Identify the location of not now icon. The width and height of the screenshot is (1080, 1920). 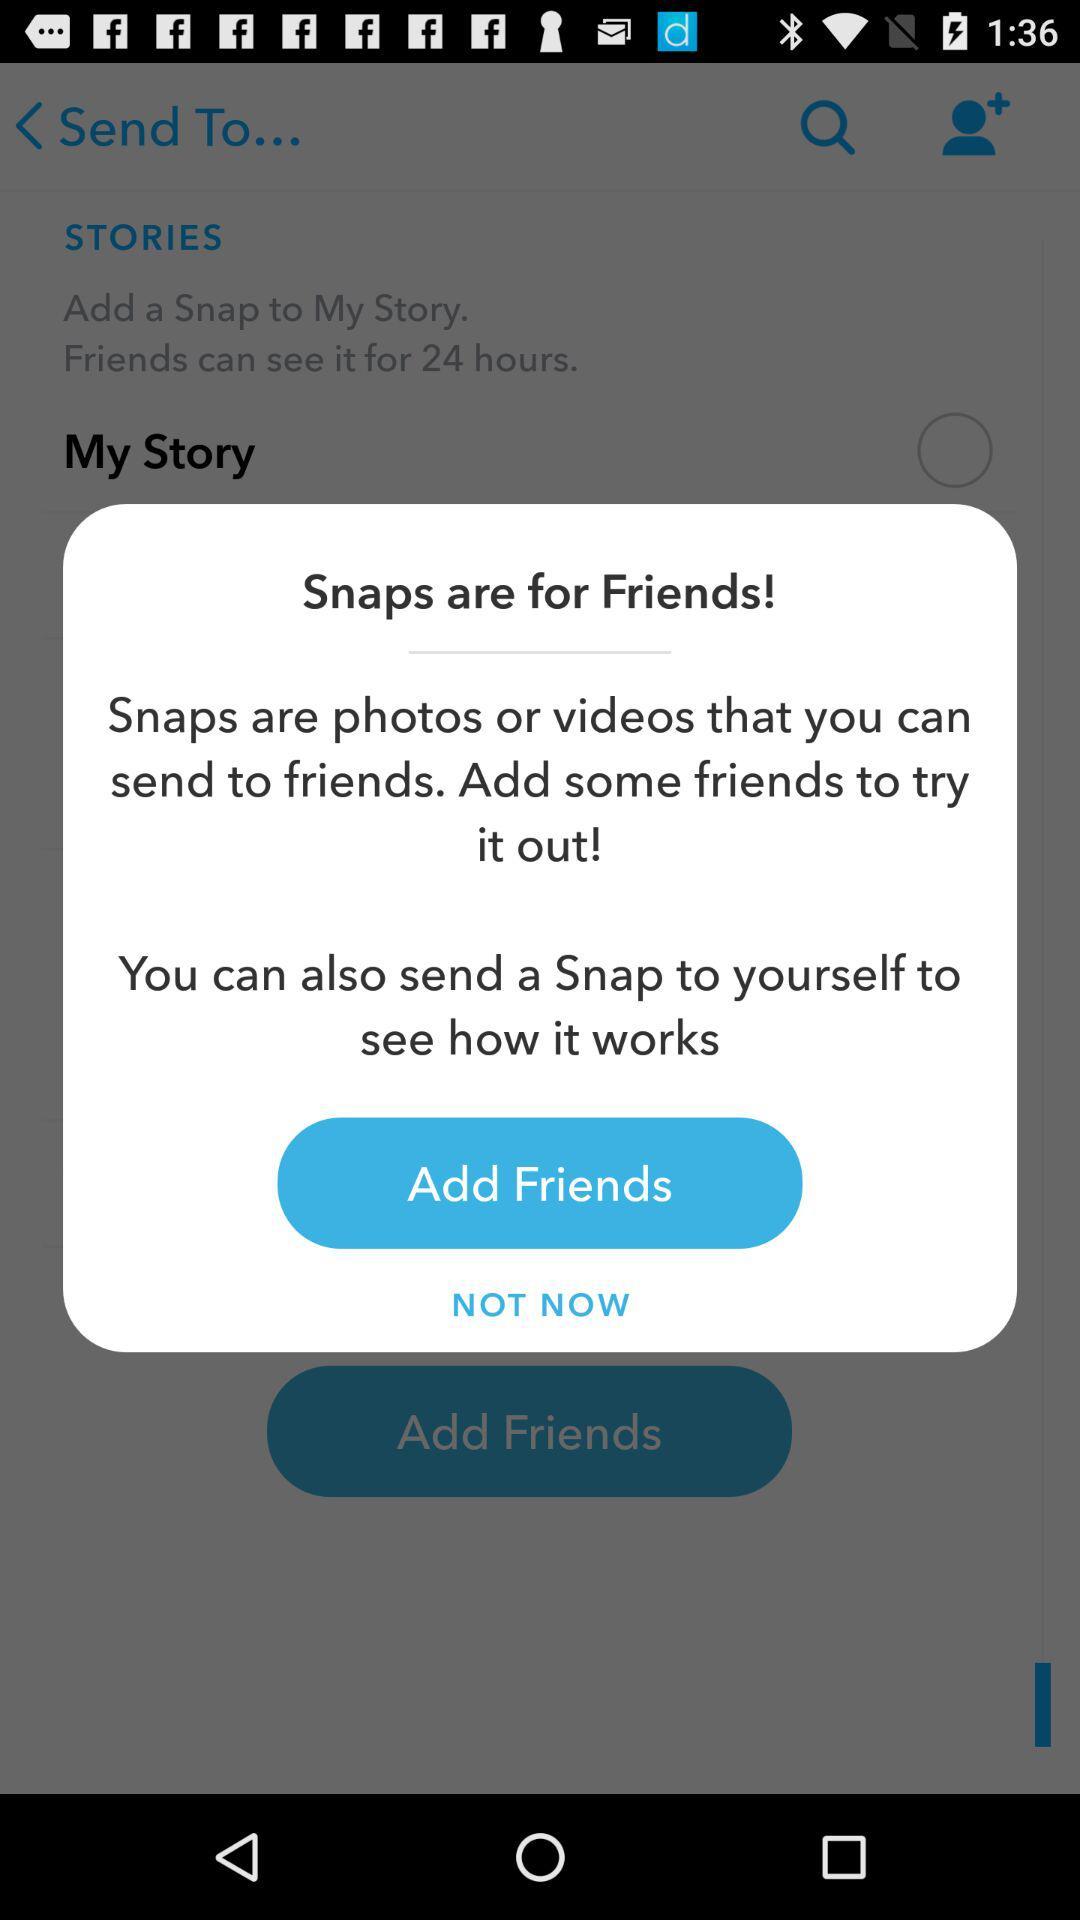
(540, 1304).